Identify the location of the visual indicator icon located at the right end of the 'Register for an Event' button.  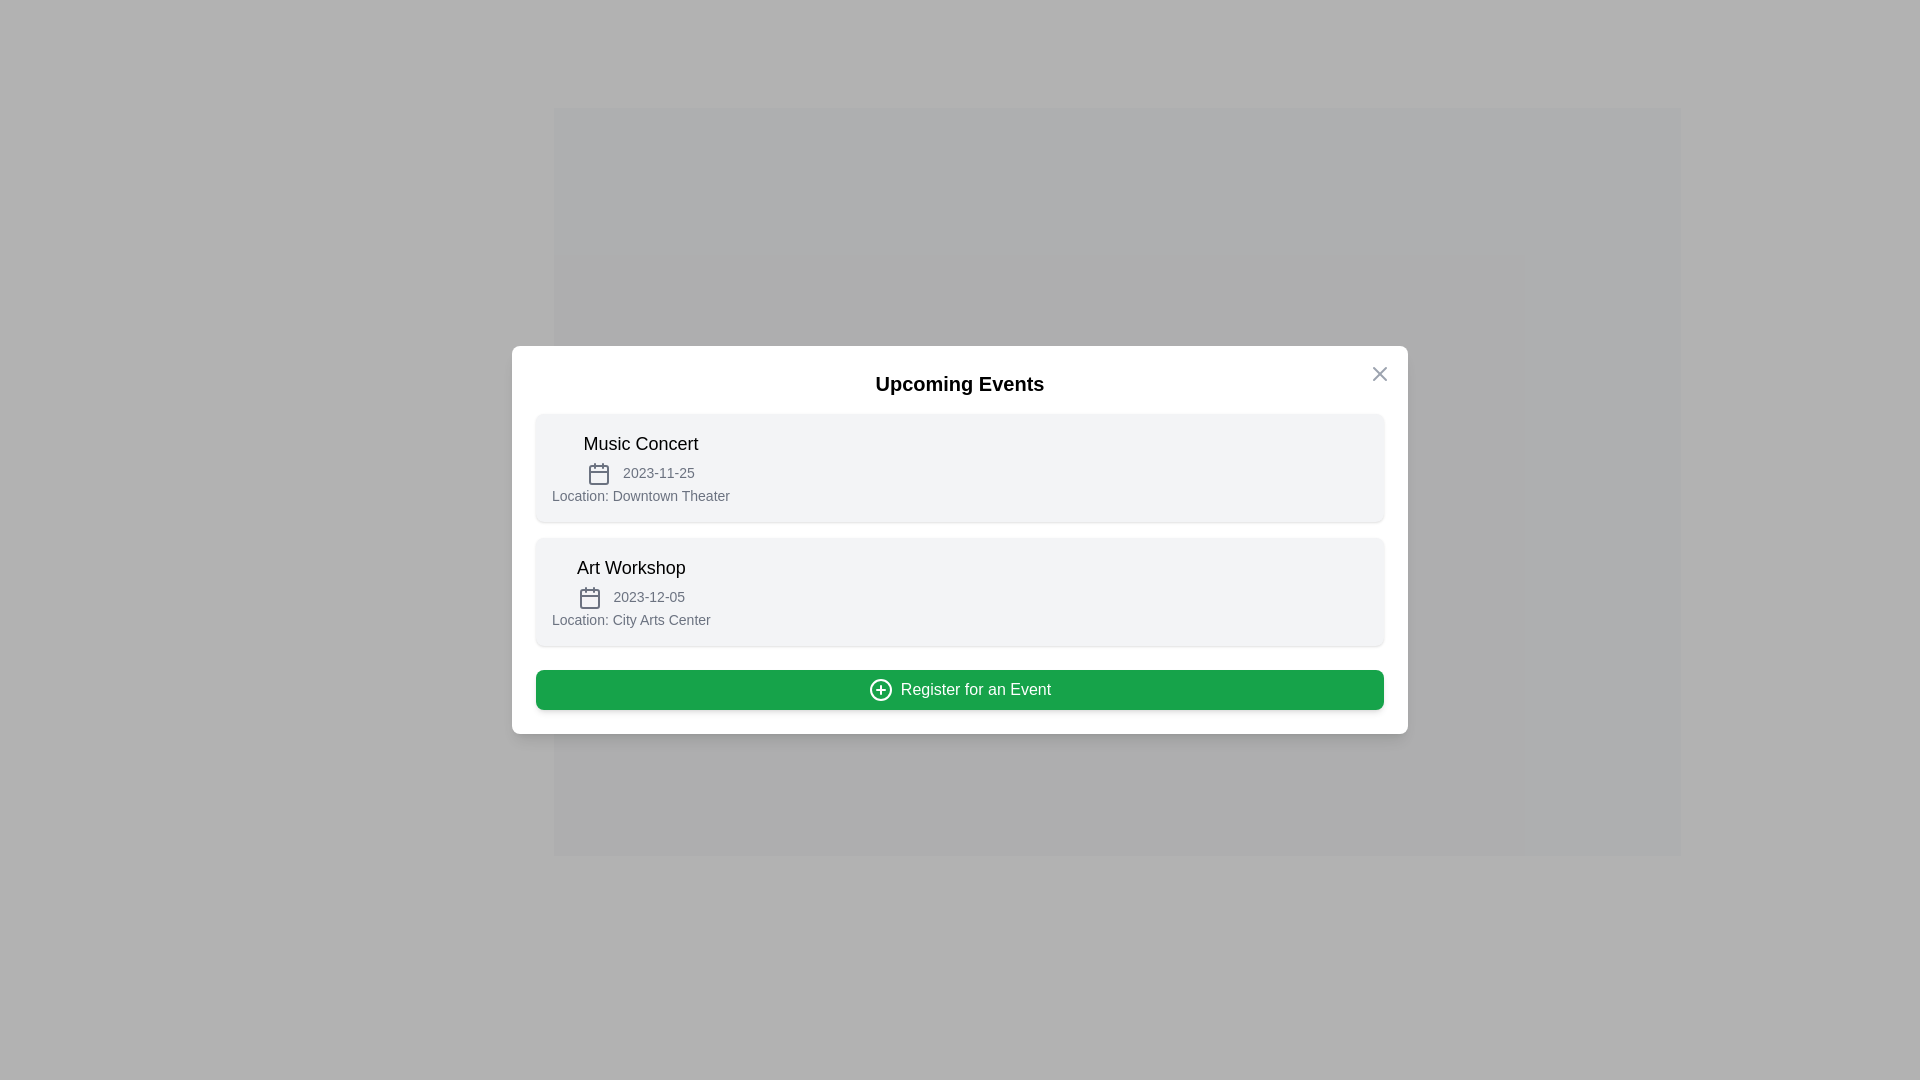
(880, 689).